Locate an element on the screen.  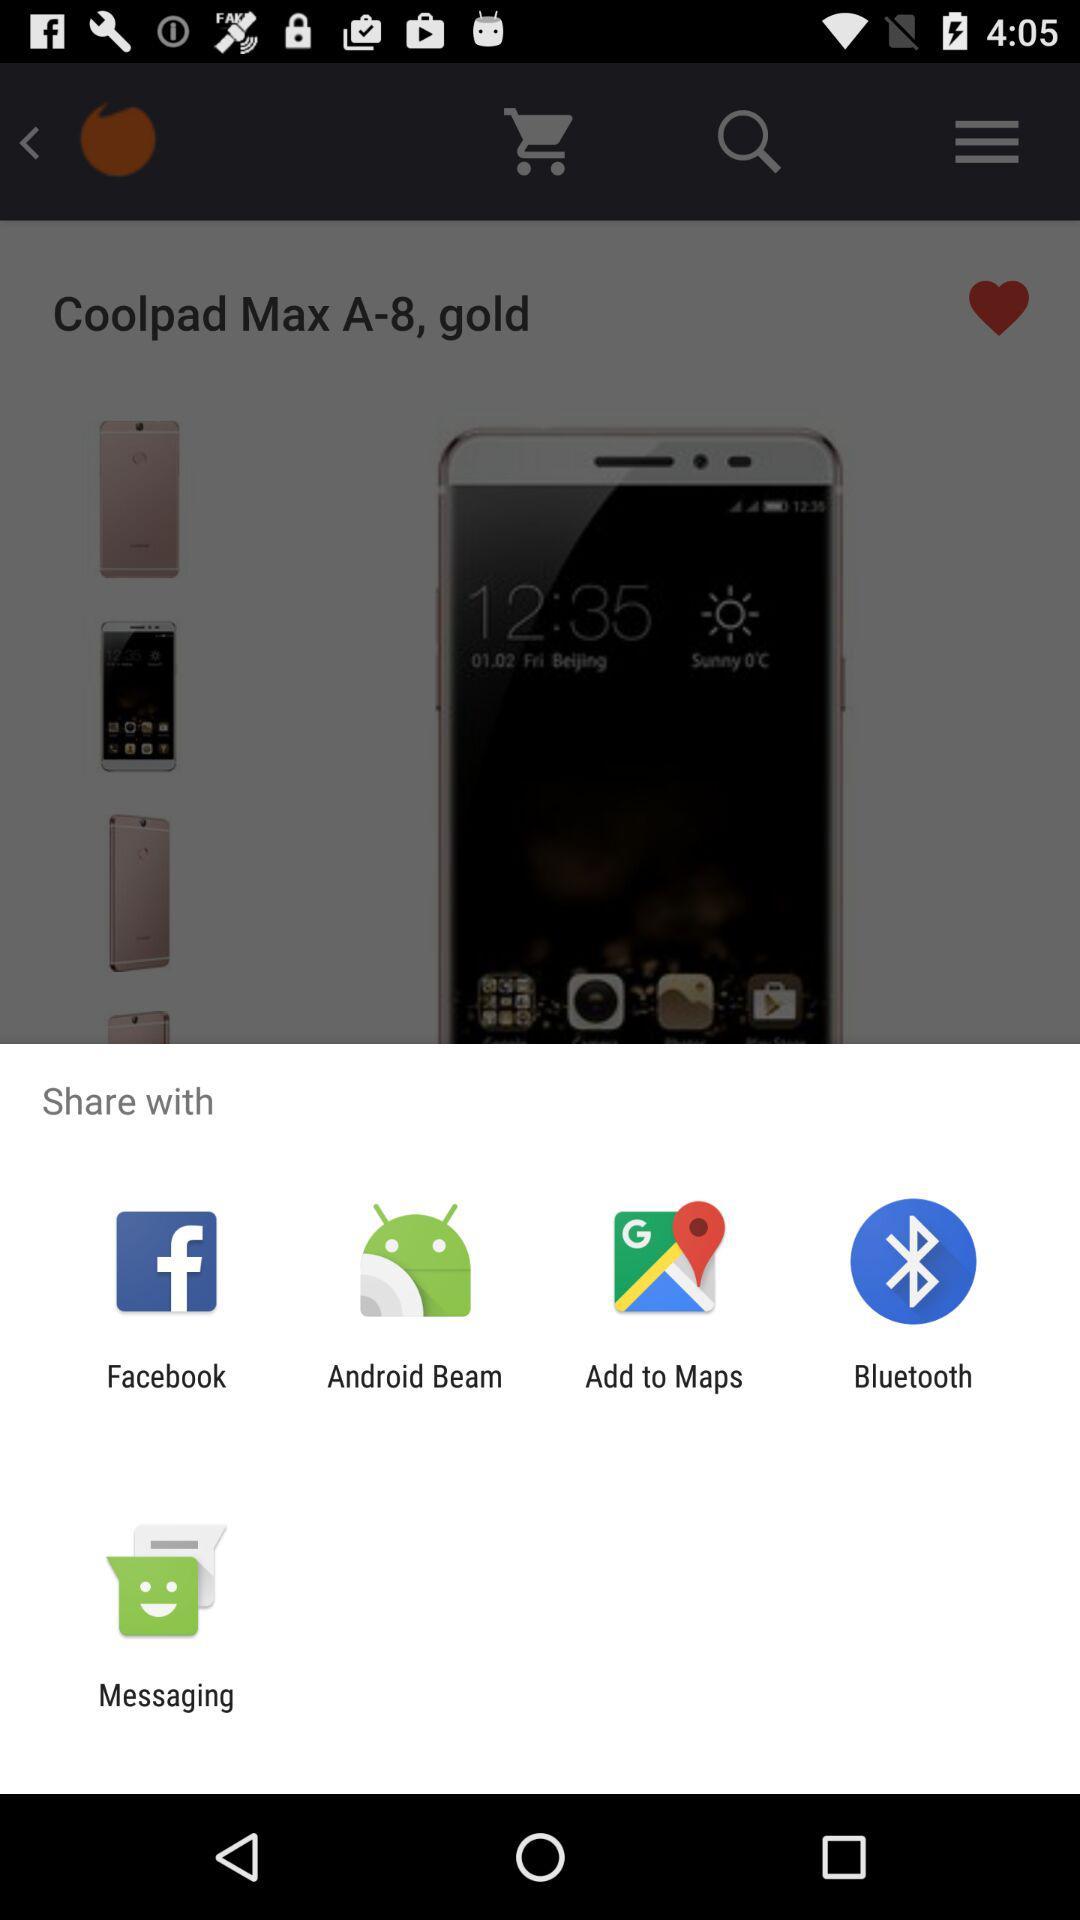
the icon next to the android beam icon is located at coordinates (165, 1392).